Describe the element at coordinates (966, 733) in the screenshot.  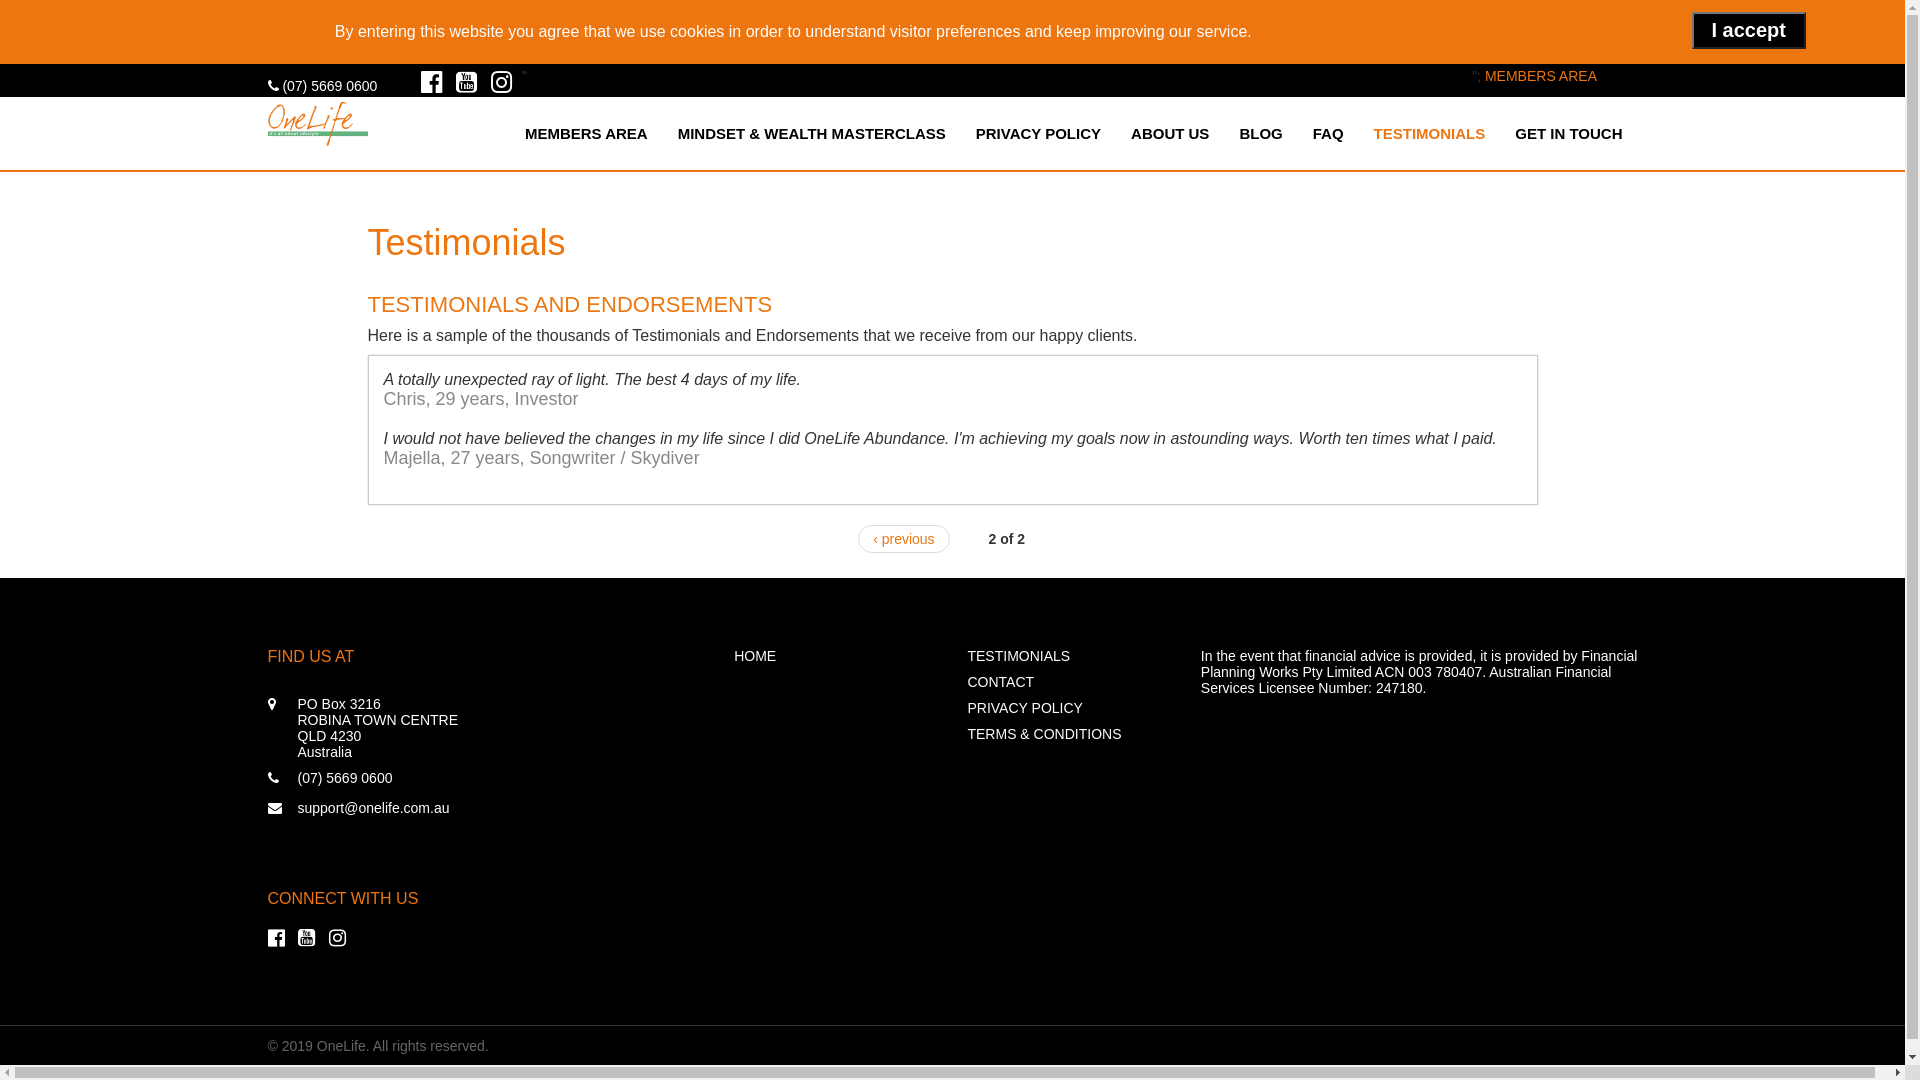
I see `'TERMS & CONDITIONS'` at that location.